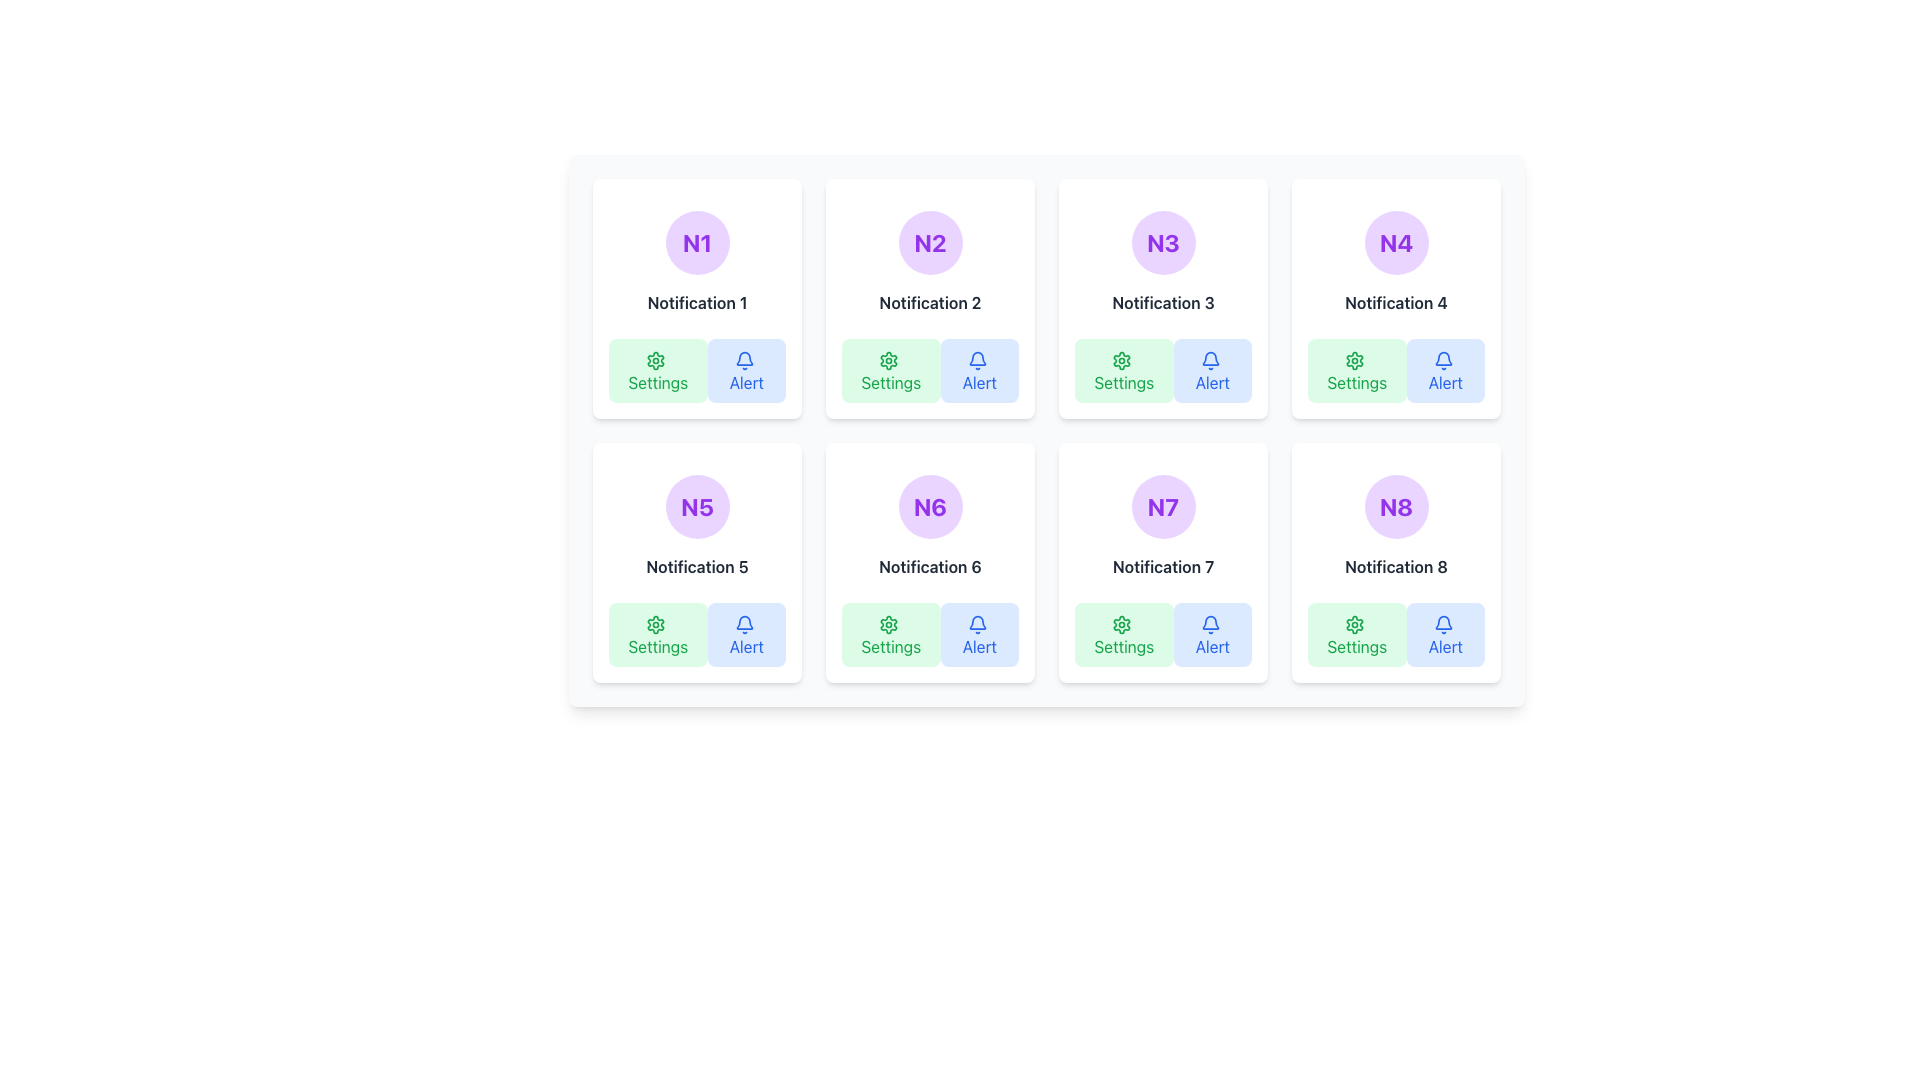  I want to click on the blue bell icon, which represents alerts or notifications, located within the 'Alert' button under the notification card labeled 'Notification 3', so click(1209, 360).